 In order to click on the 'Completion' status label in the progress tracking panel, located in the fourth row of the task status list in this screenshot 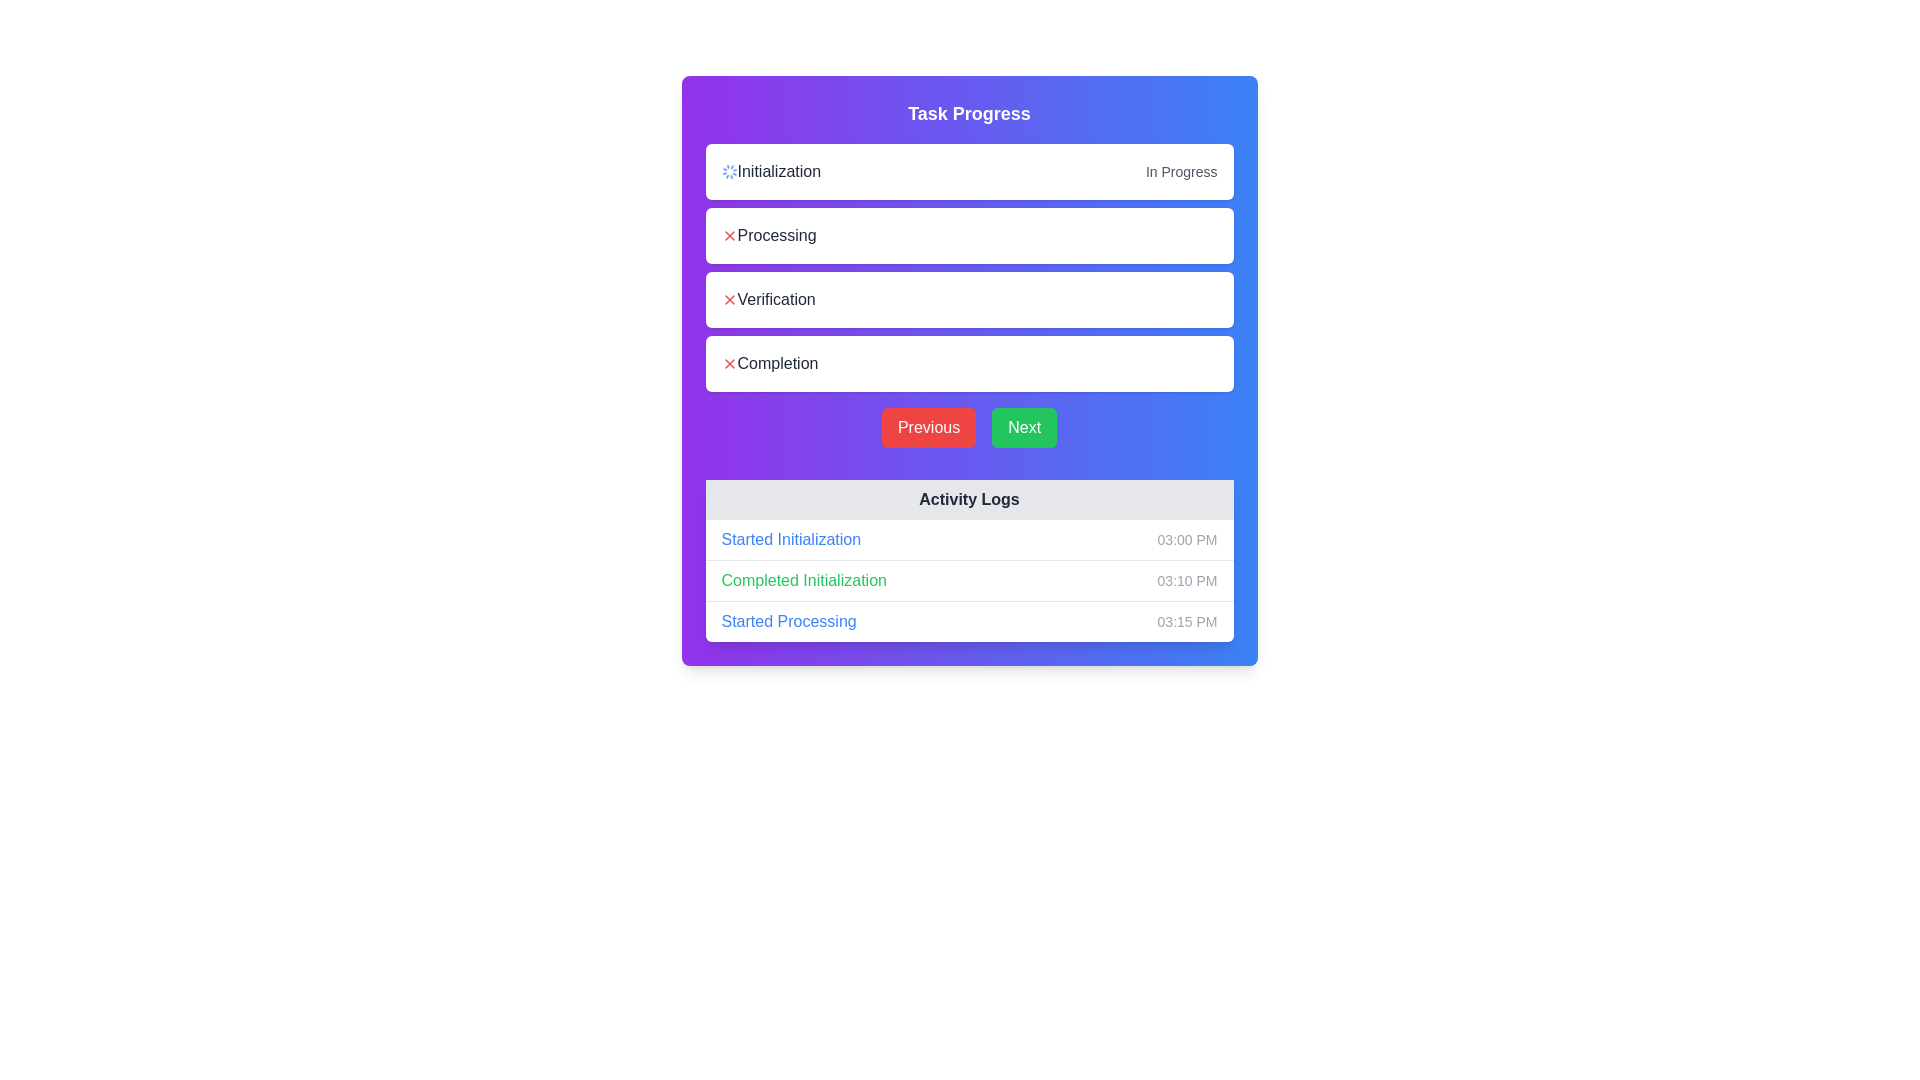, I will do `click(768, 363)`.